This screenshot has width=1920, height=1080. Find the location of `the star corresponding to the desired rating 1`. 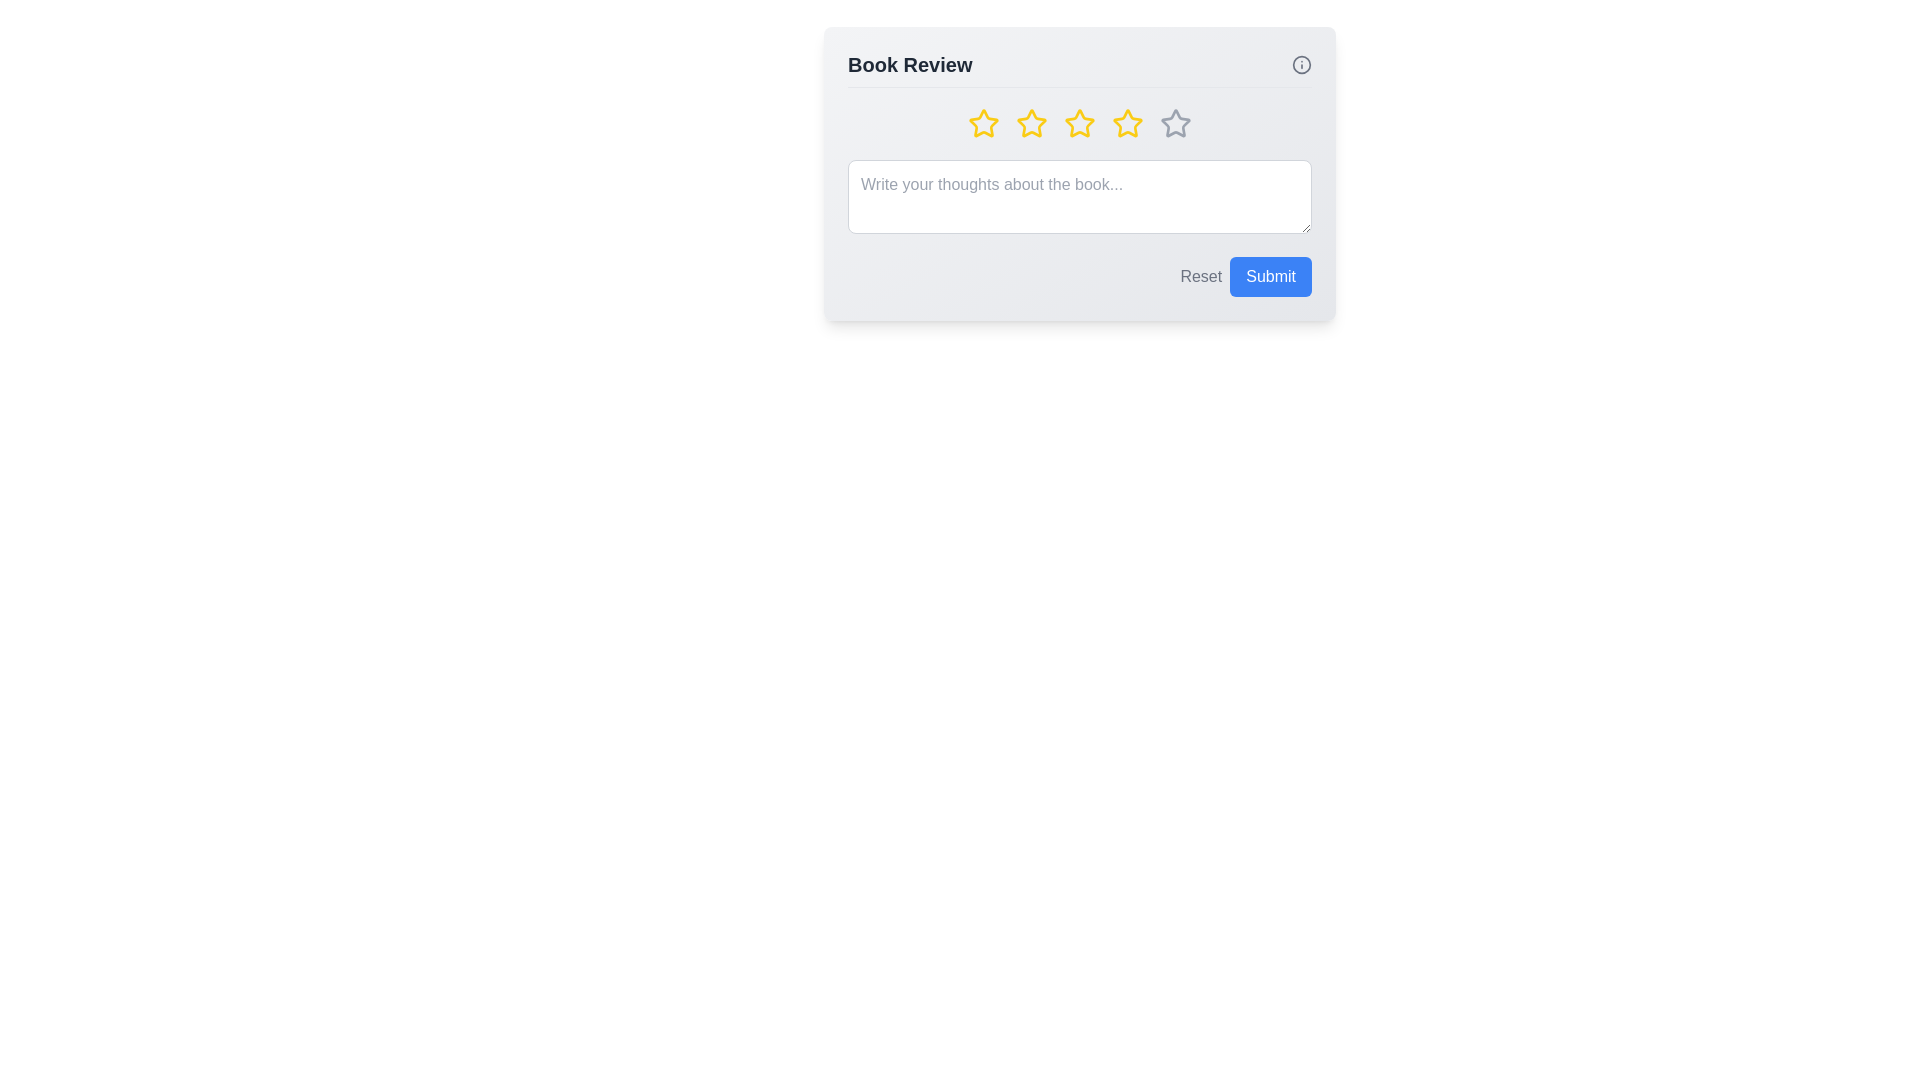

the star corresponding to the desired rating 1 is located at coordinates (983, 123).